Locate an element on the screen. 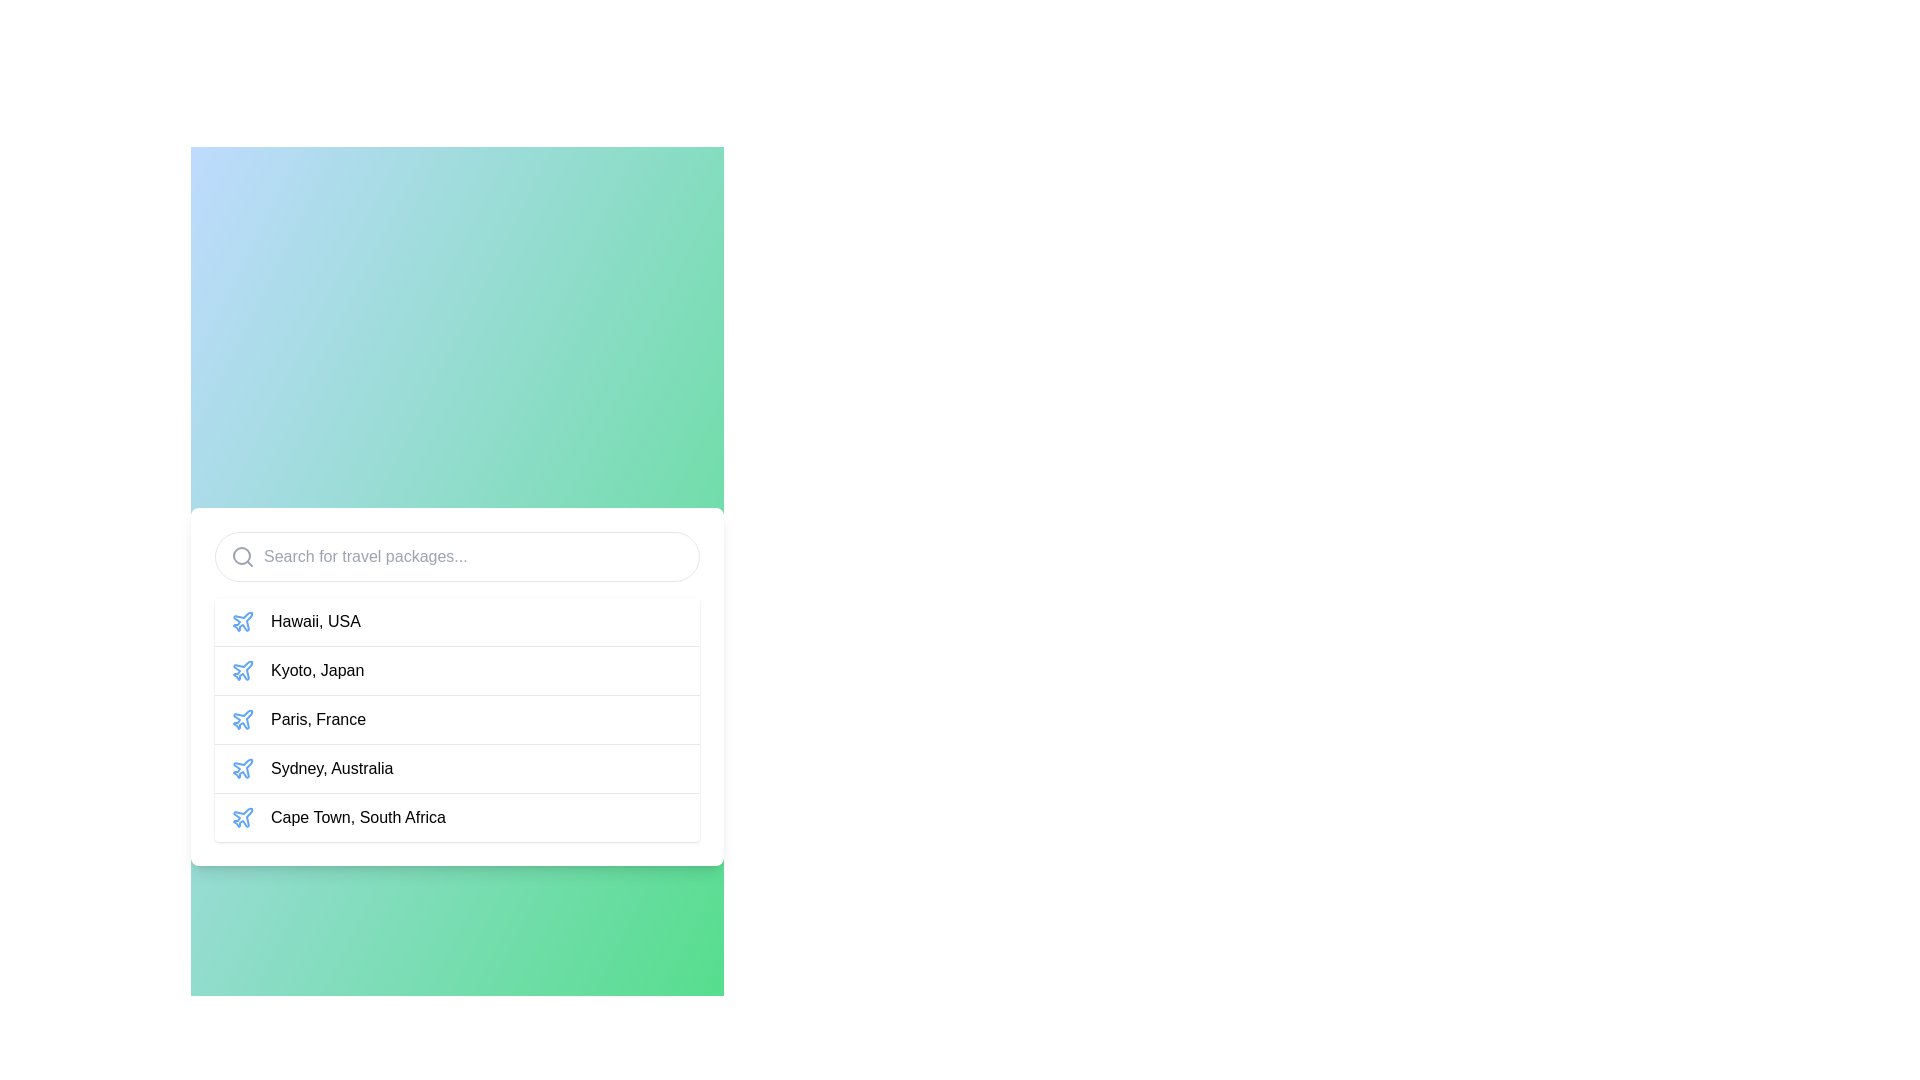 The image size is (1920, 1080). the text label displaying 'Cape Town, South Africa' is located at coordinates (358, 817).